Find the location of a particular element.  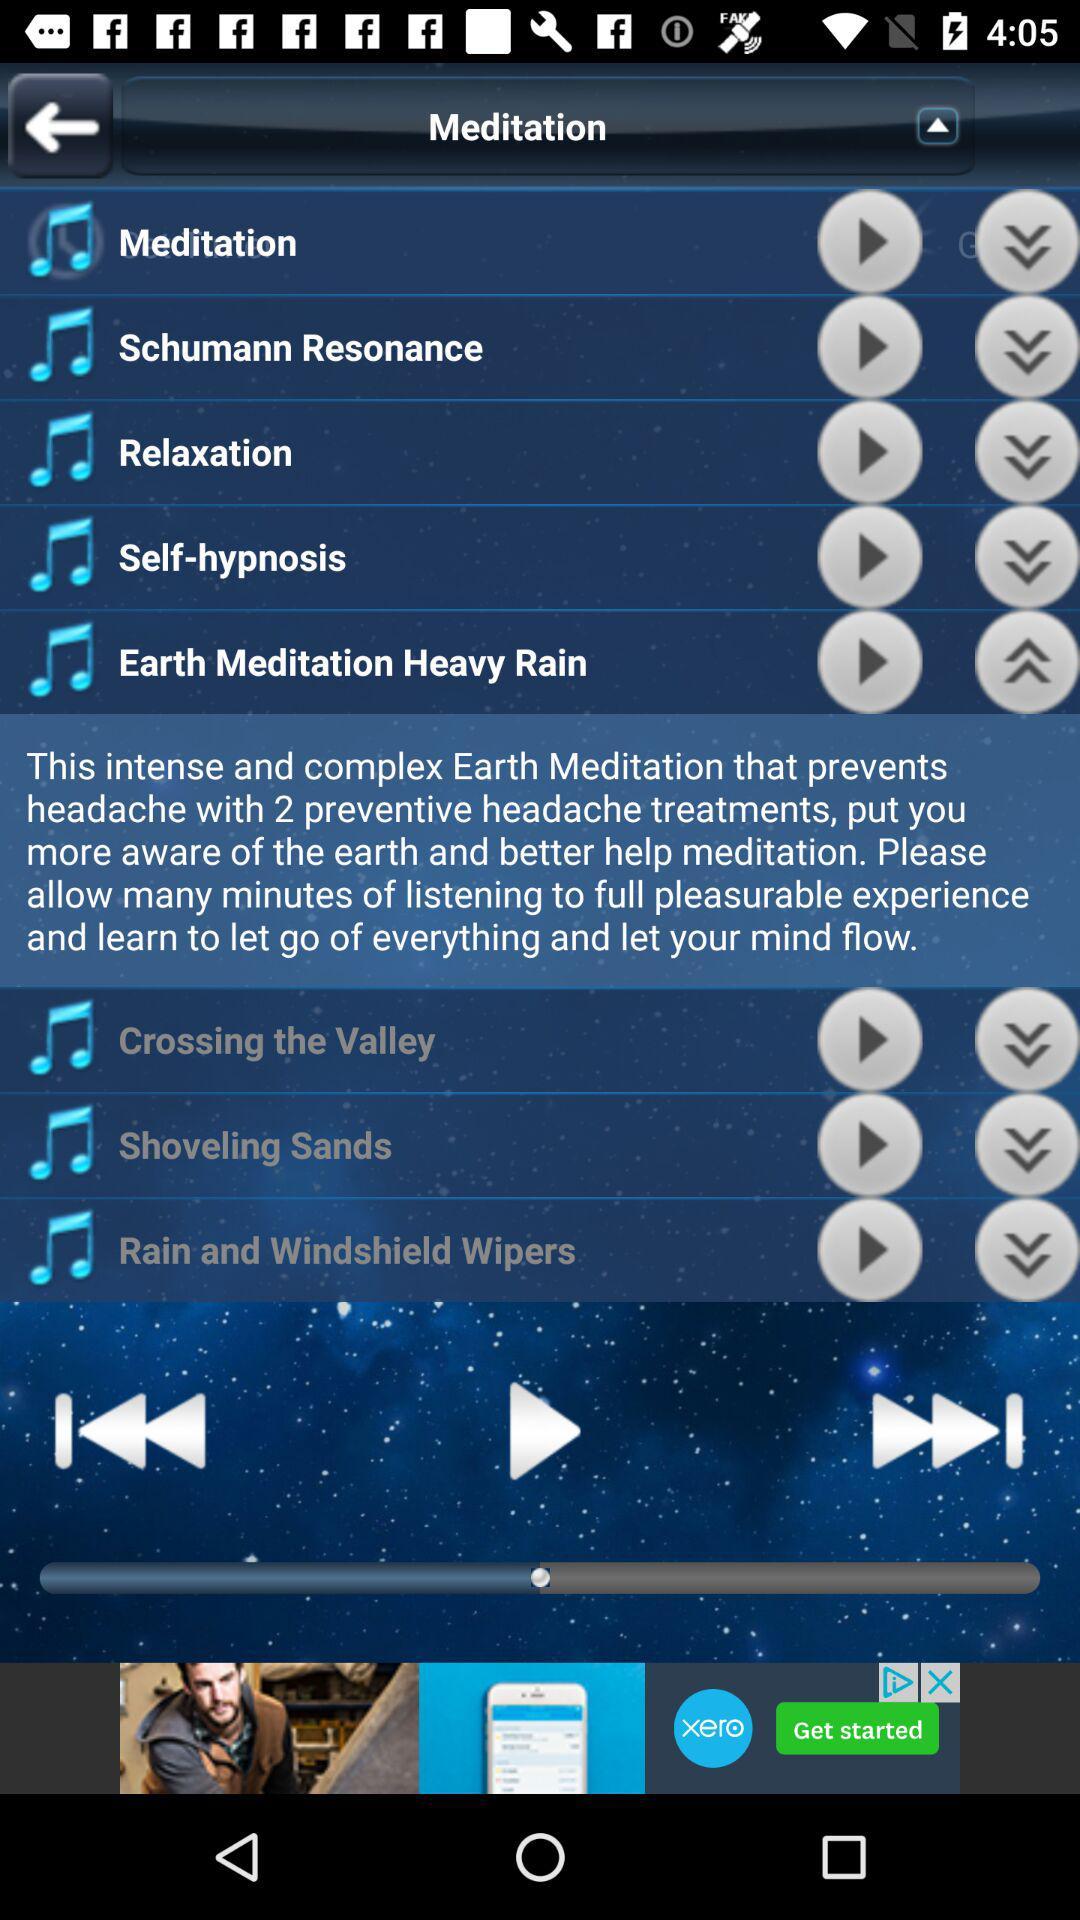

play is located at coordinates (869, 346).